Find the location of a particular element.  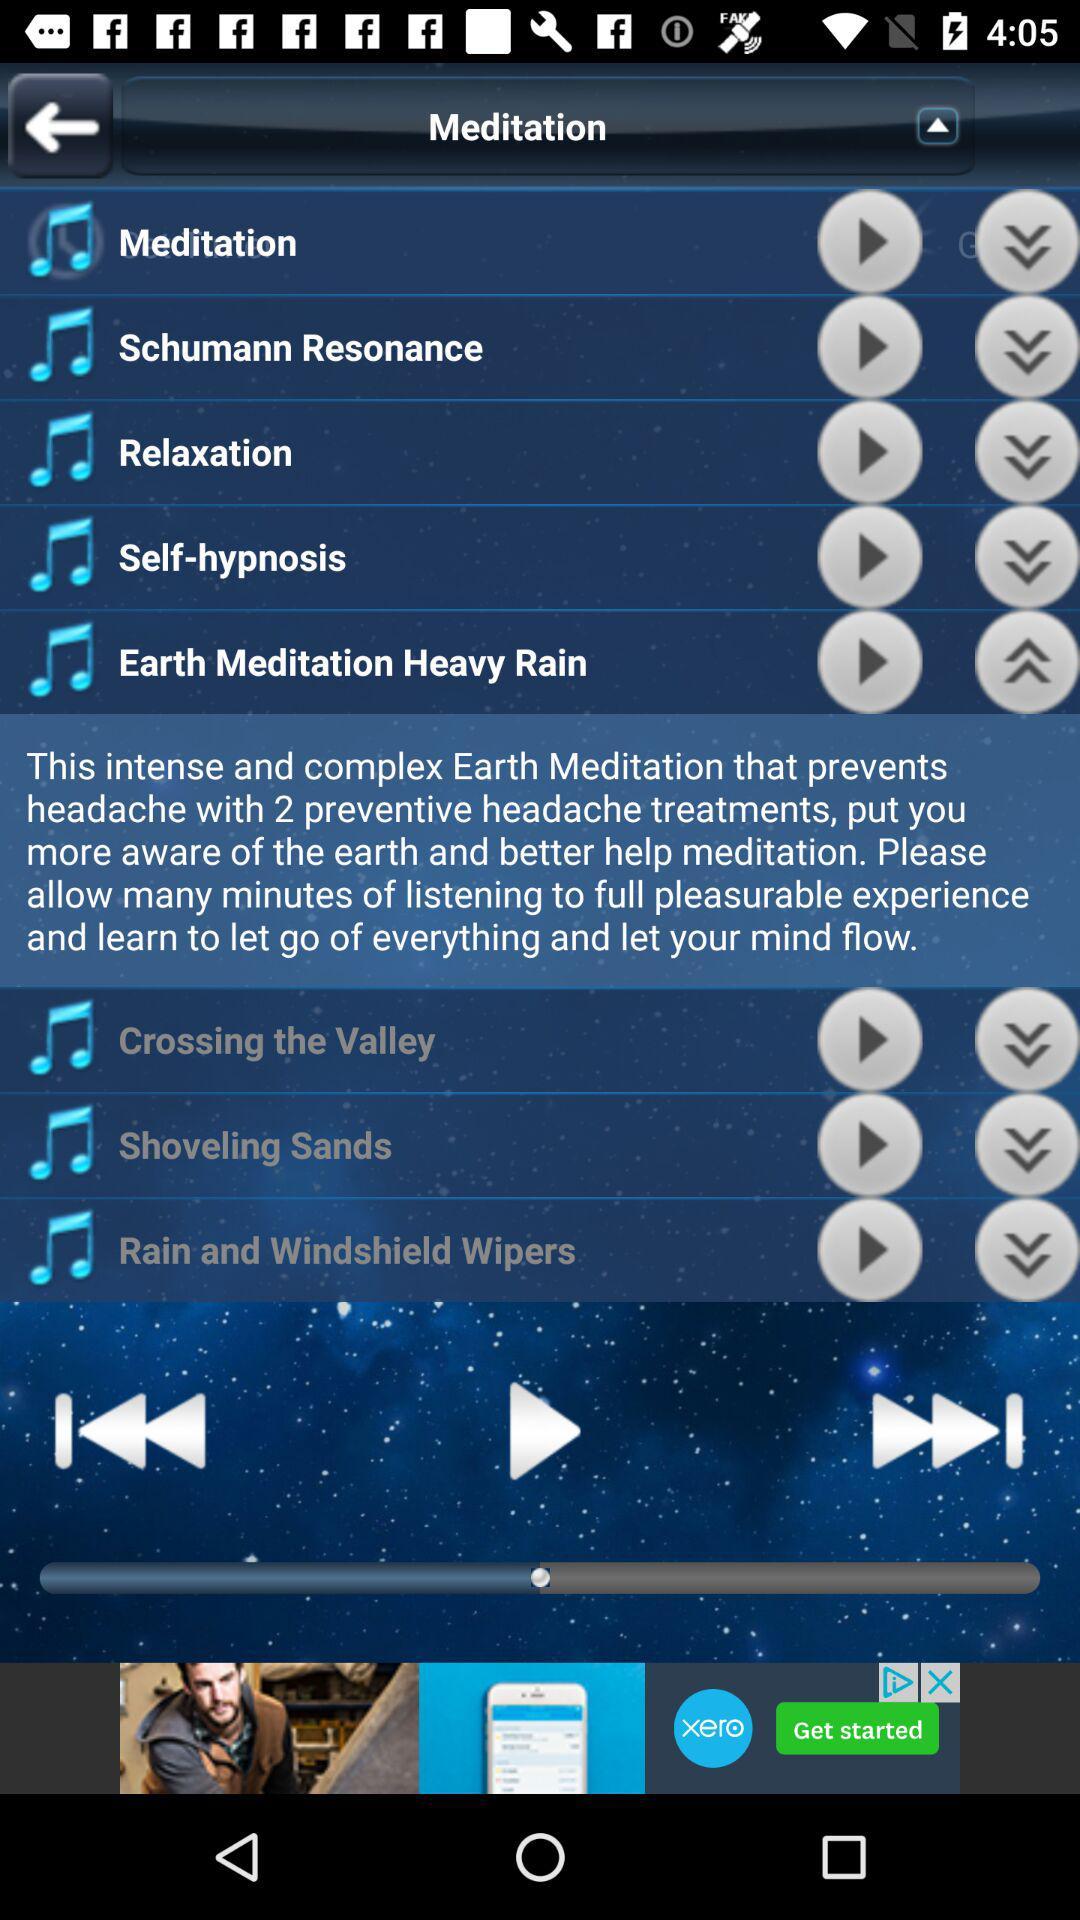

play is located at coordinates (869, 346).